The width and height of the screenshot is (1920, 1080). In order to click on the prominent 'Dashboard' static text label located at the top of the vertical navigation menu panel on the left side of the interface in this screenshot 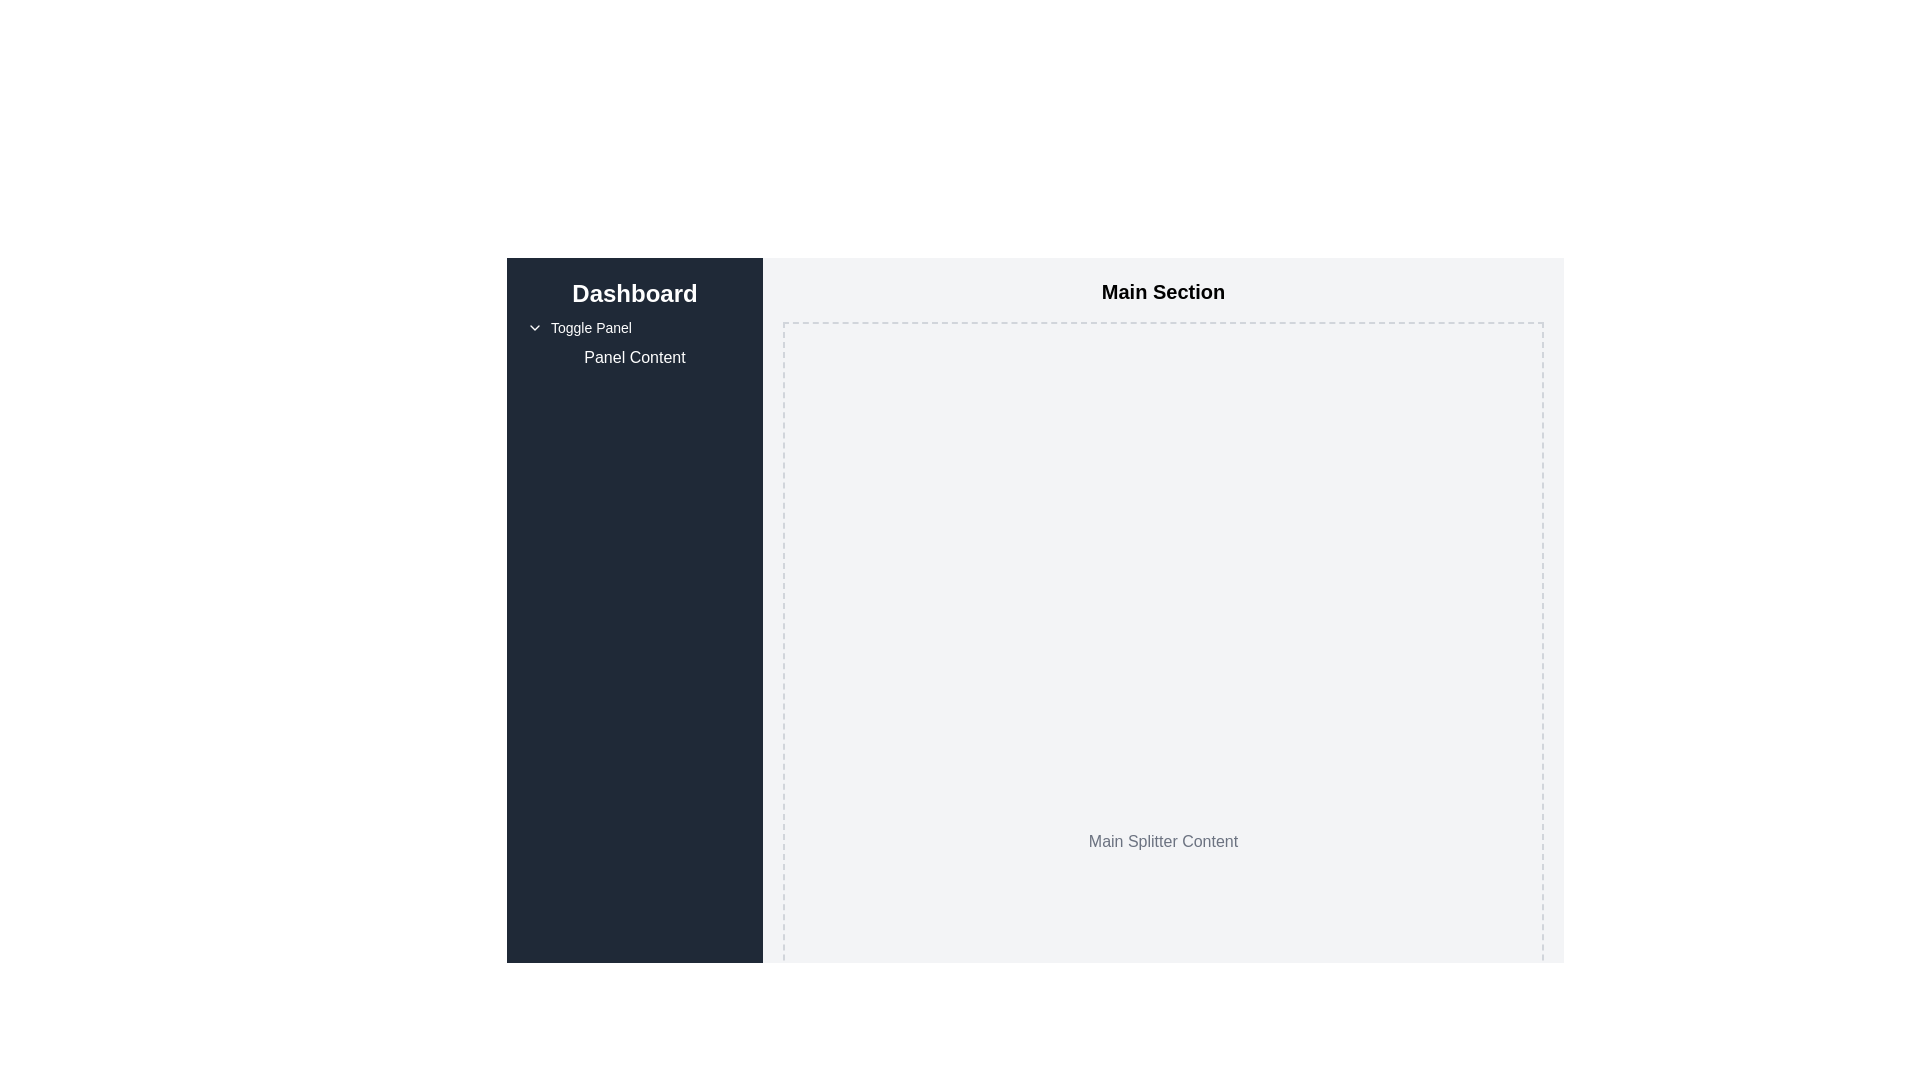, I will do `click(633, 293)`.